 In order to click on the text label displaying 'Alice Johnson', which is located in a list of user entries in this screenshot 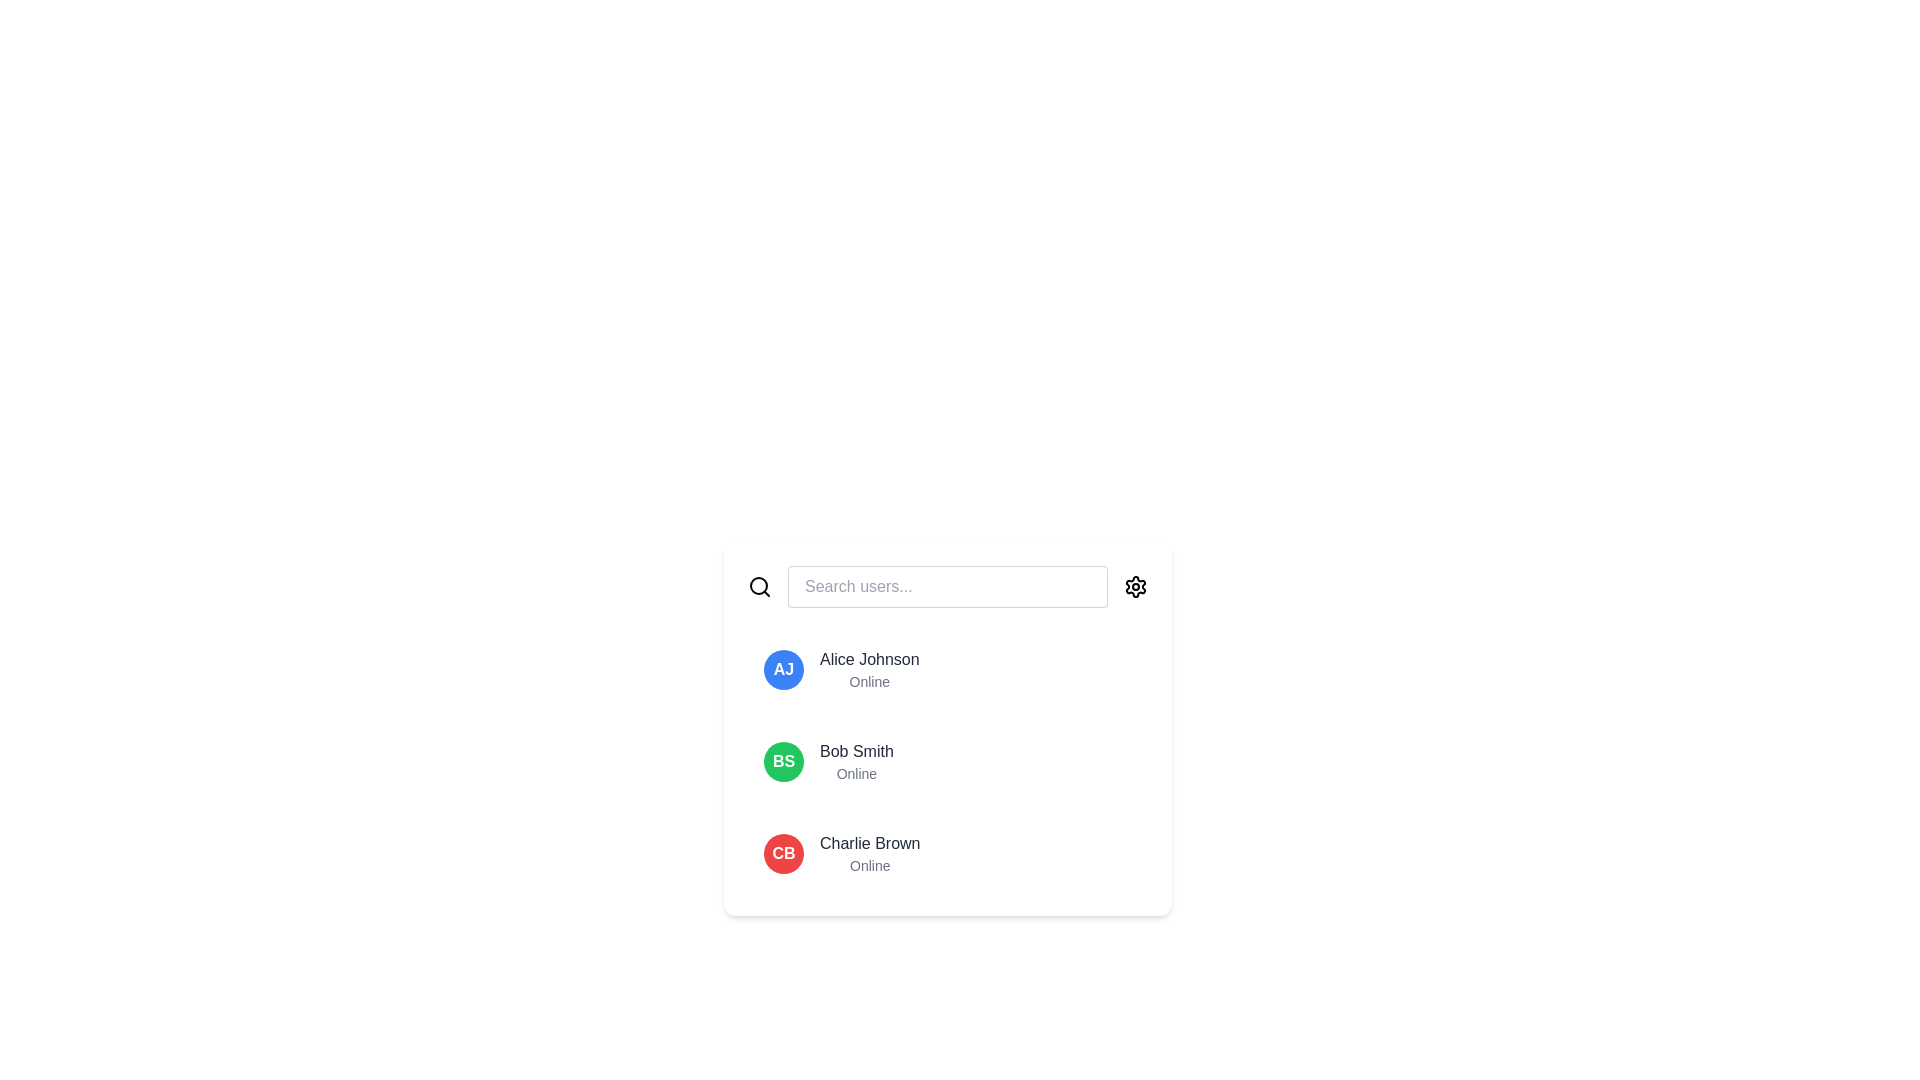, I will do `click(869, 659)`.